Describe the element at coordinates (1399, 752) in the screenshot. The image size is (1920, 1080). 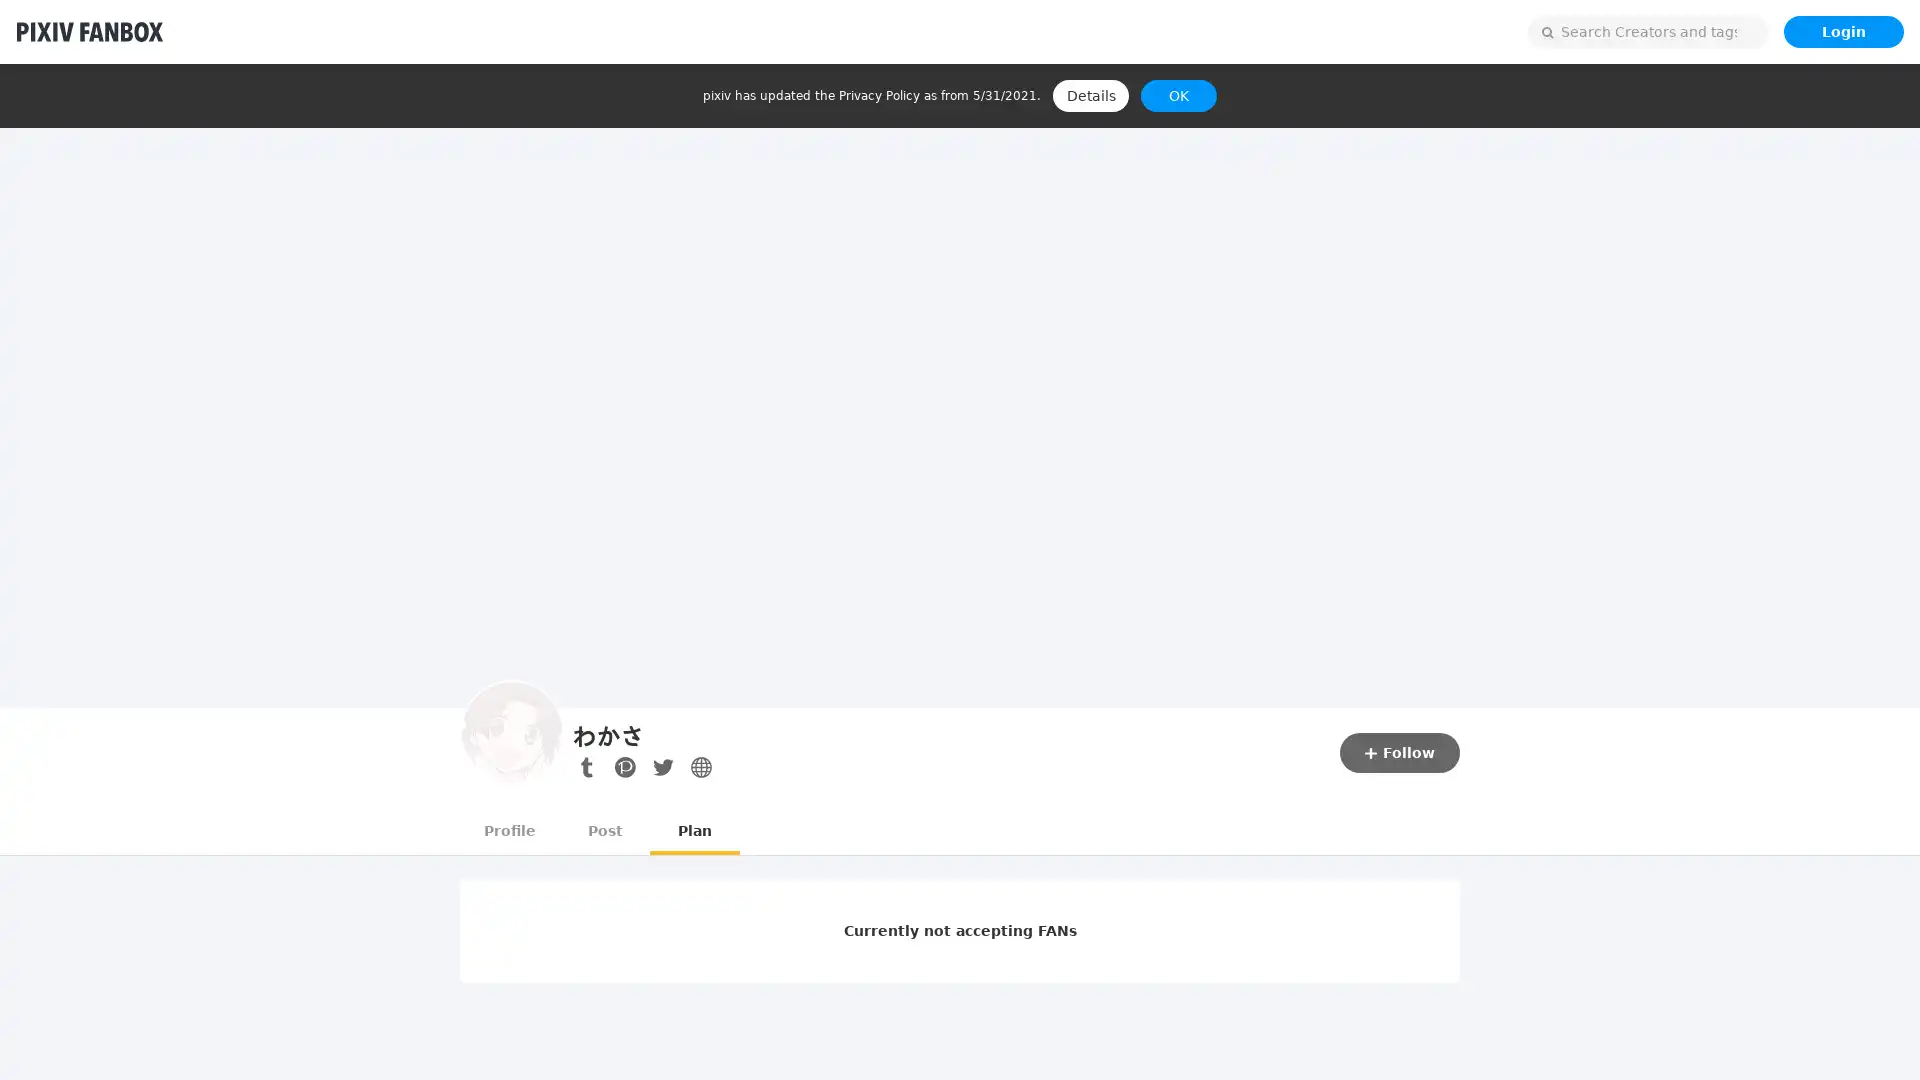
I see `Follow` at that location.